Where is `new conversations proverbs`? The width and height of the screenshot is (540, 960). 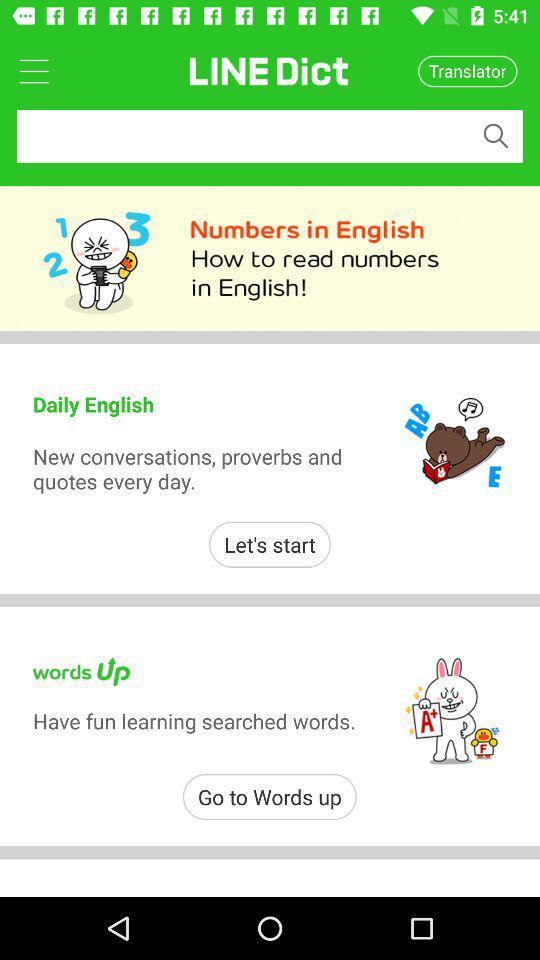
new conversations proverbs is located at coordinates (197, 468).